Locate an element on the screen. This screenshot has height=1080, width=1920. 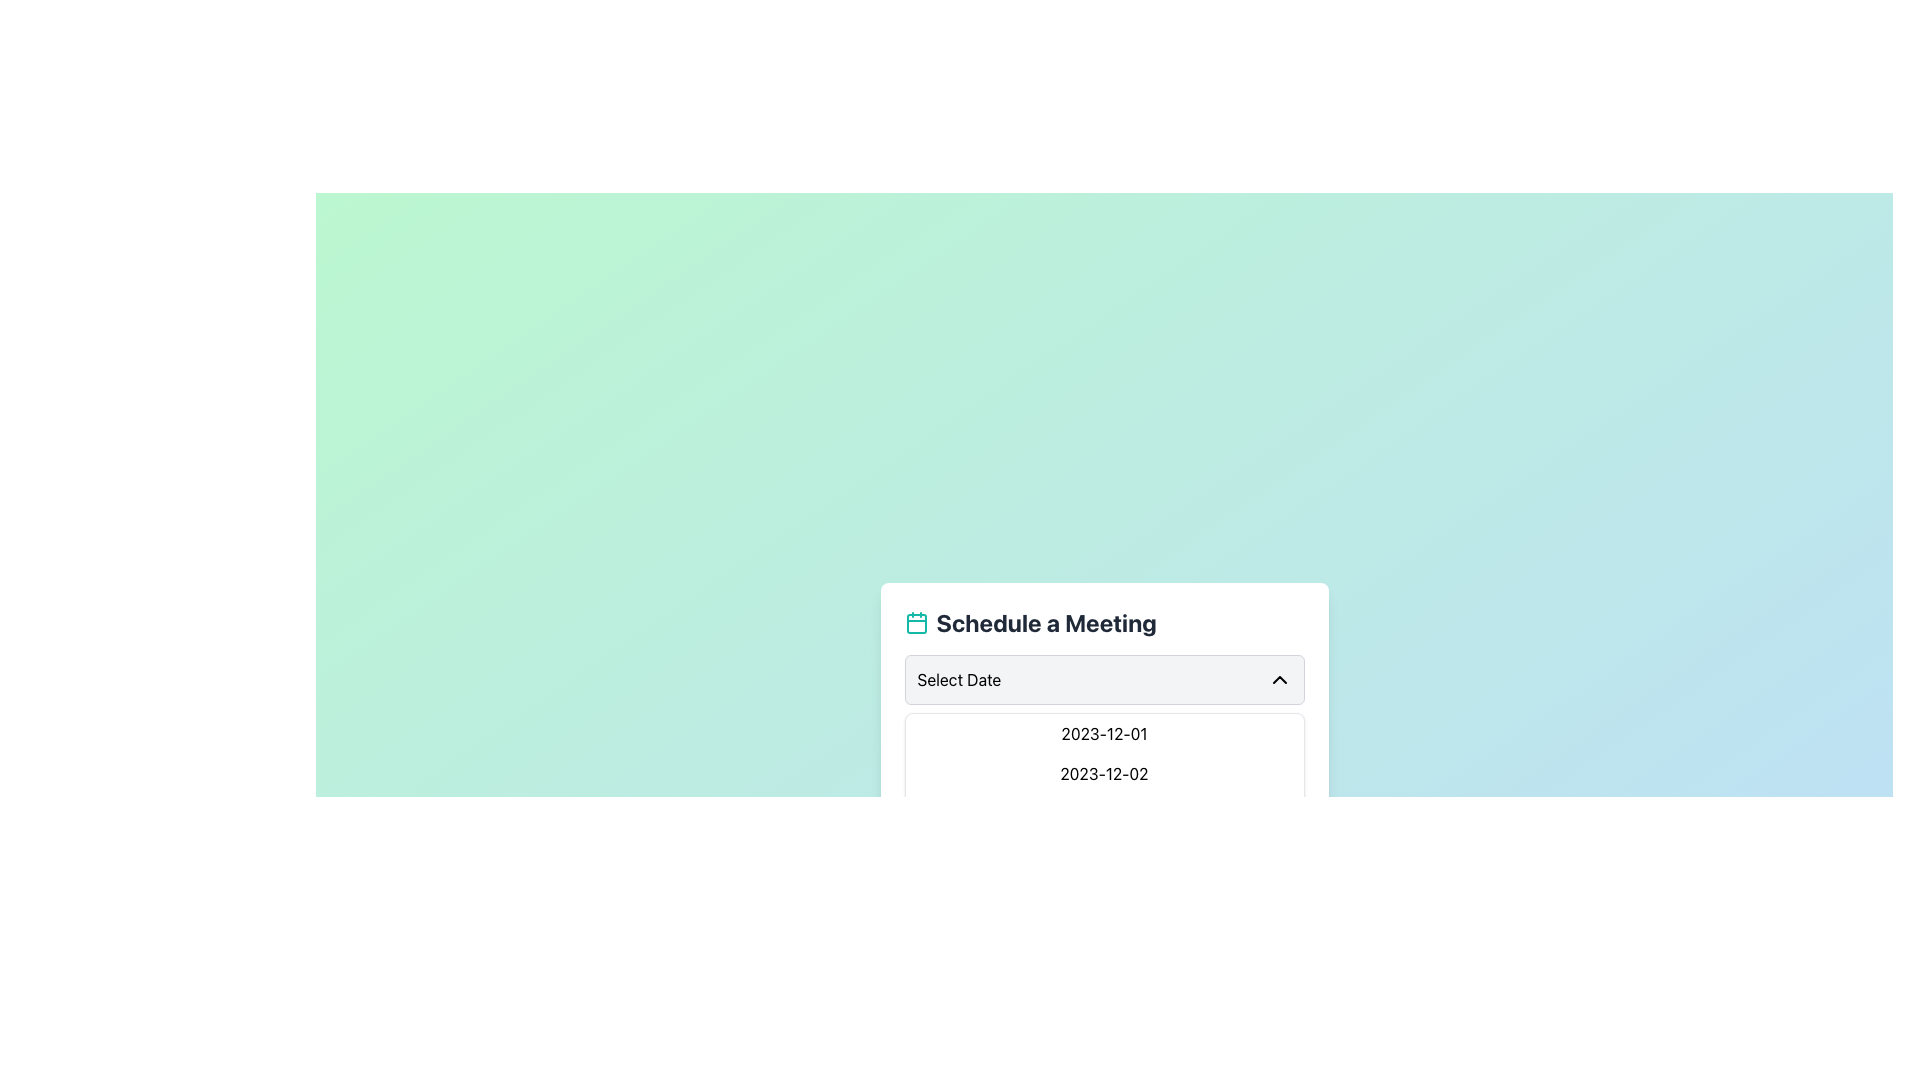
the second selectable date option in the date selector interface is located at coordinates (1103, 773).